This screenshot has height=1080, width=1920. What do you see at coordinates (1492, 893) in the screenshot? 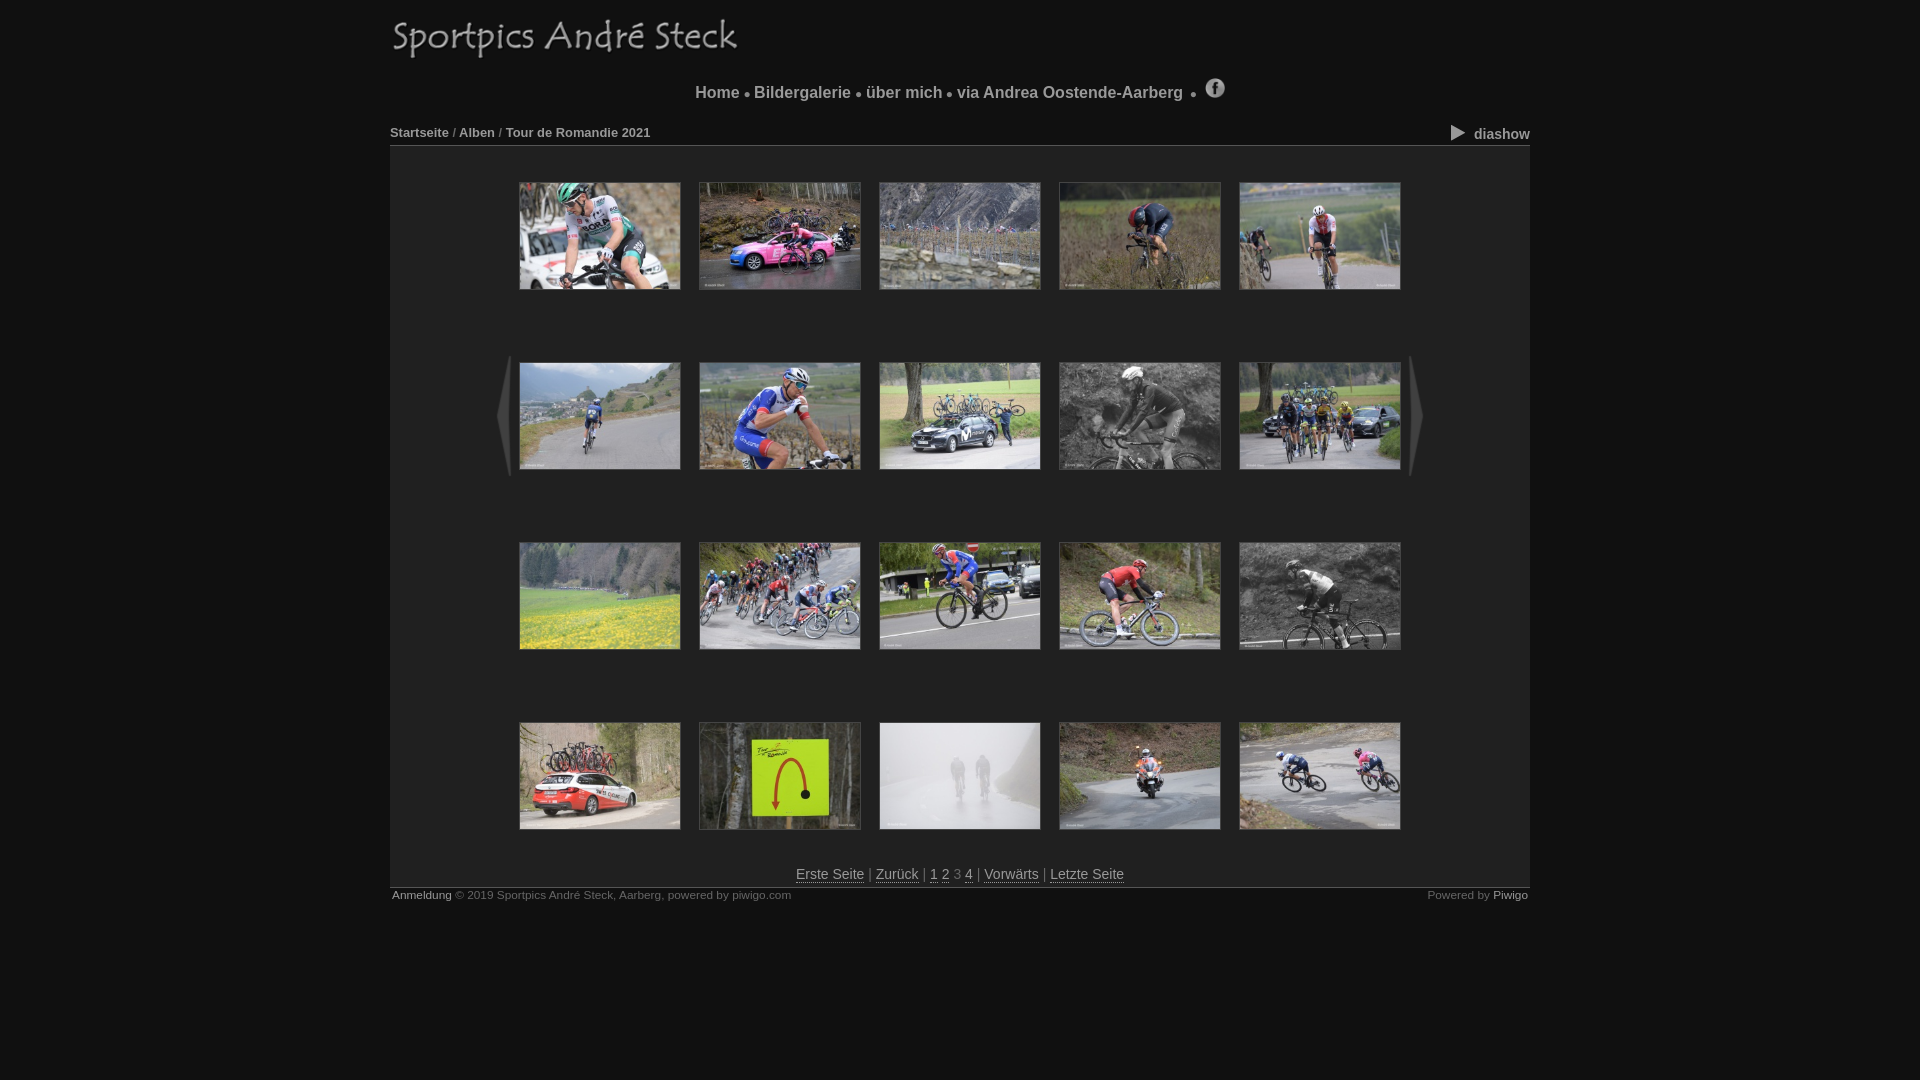
I see `'Piwigo'` at bounding box center [1492, 893].